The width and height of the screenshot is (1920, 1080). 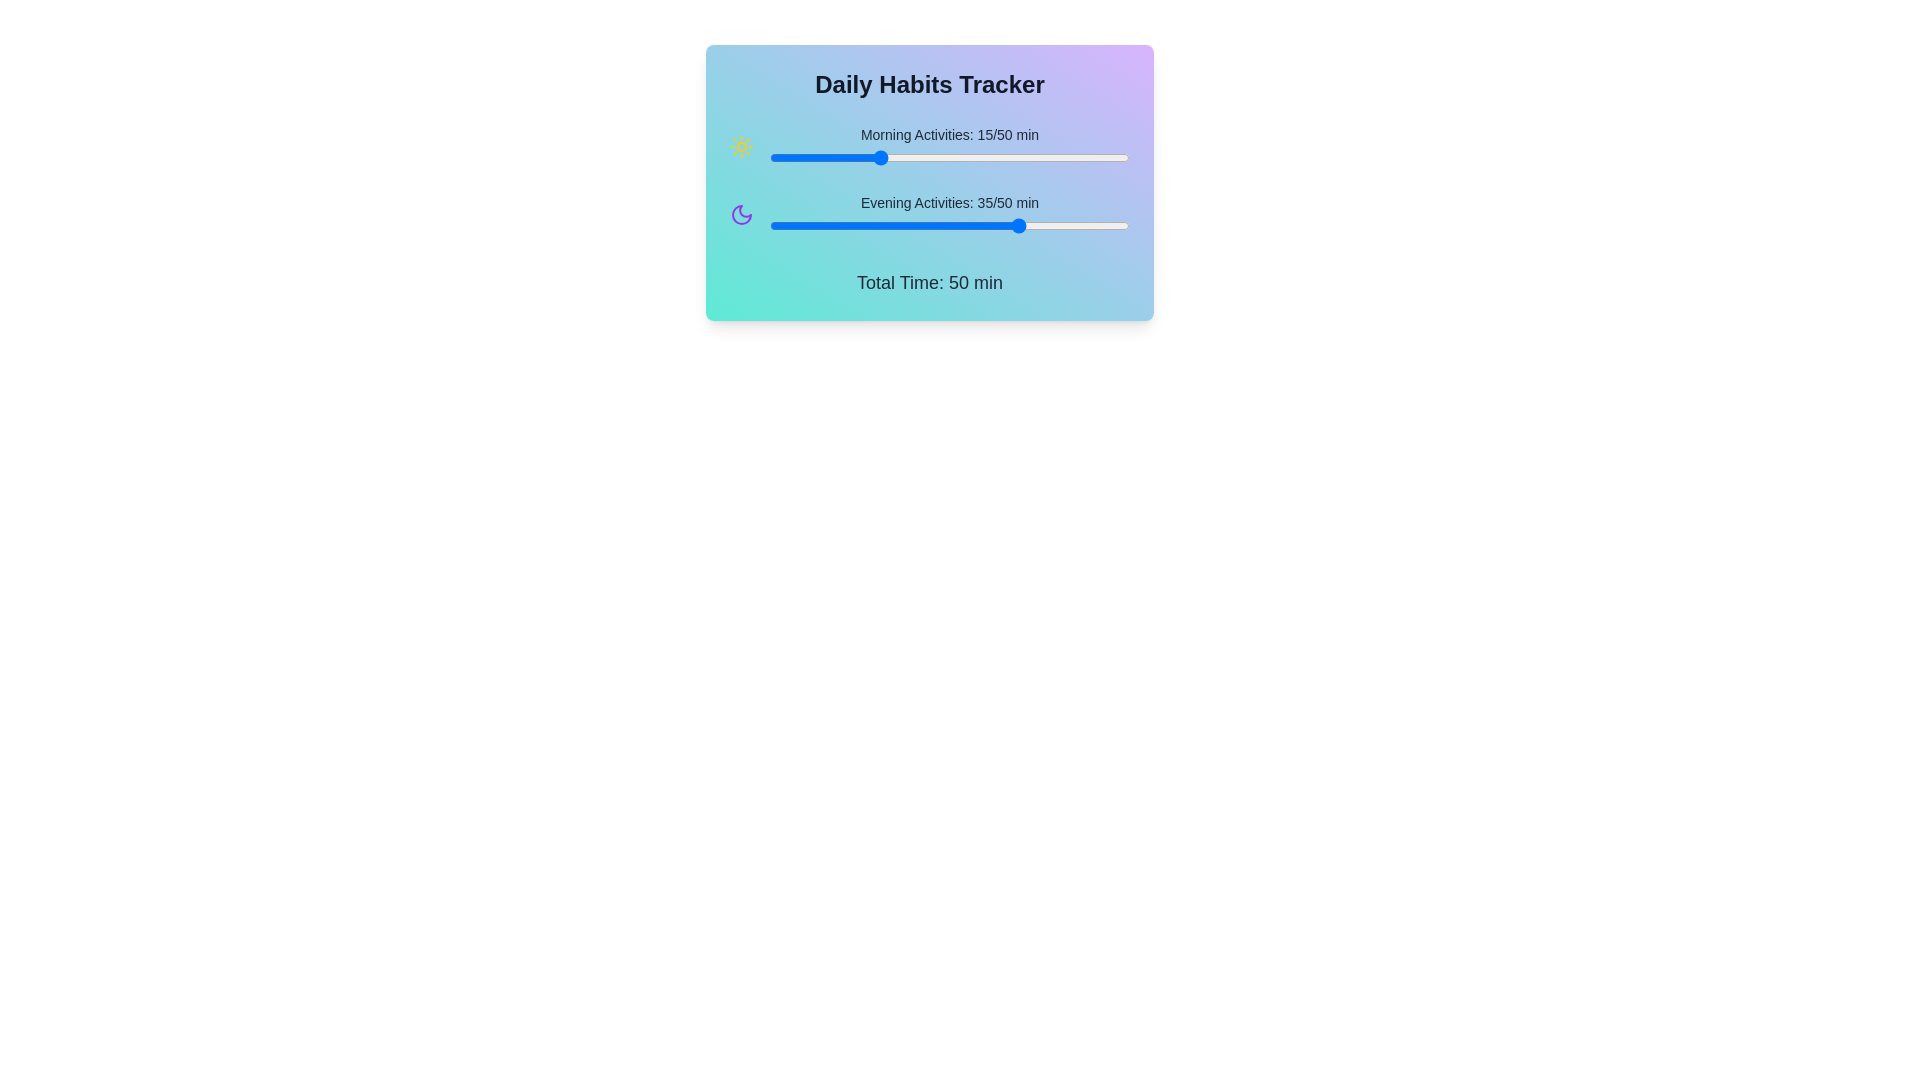 What do you see at coordinates (956, 225) in the screenshot?
I see `the evening activity time` at bounding box center [956, 225].